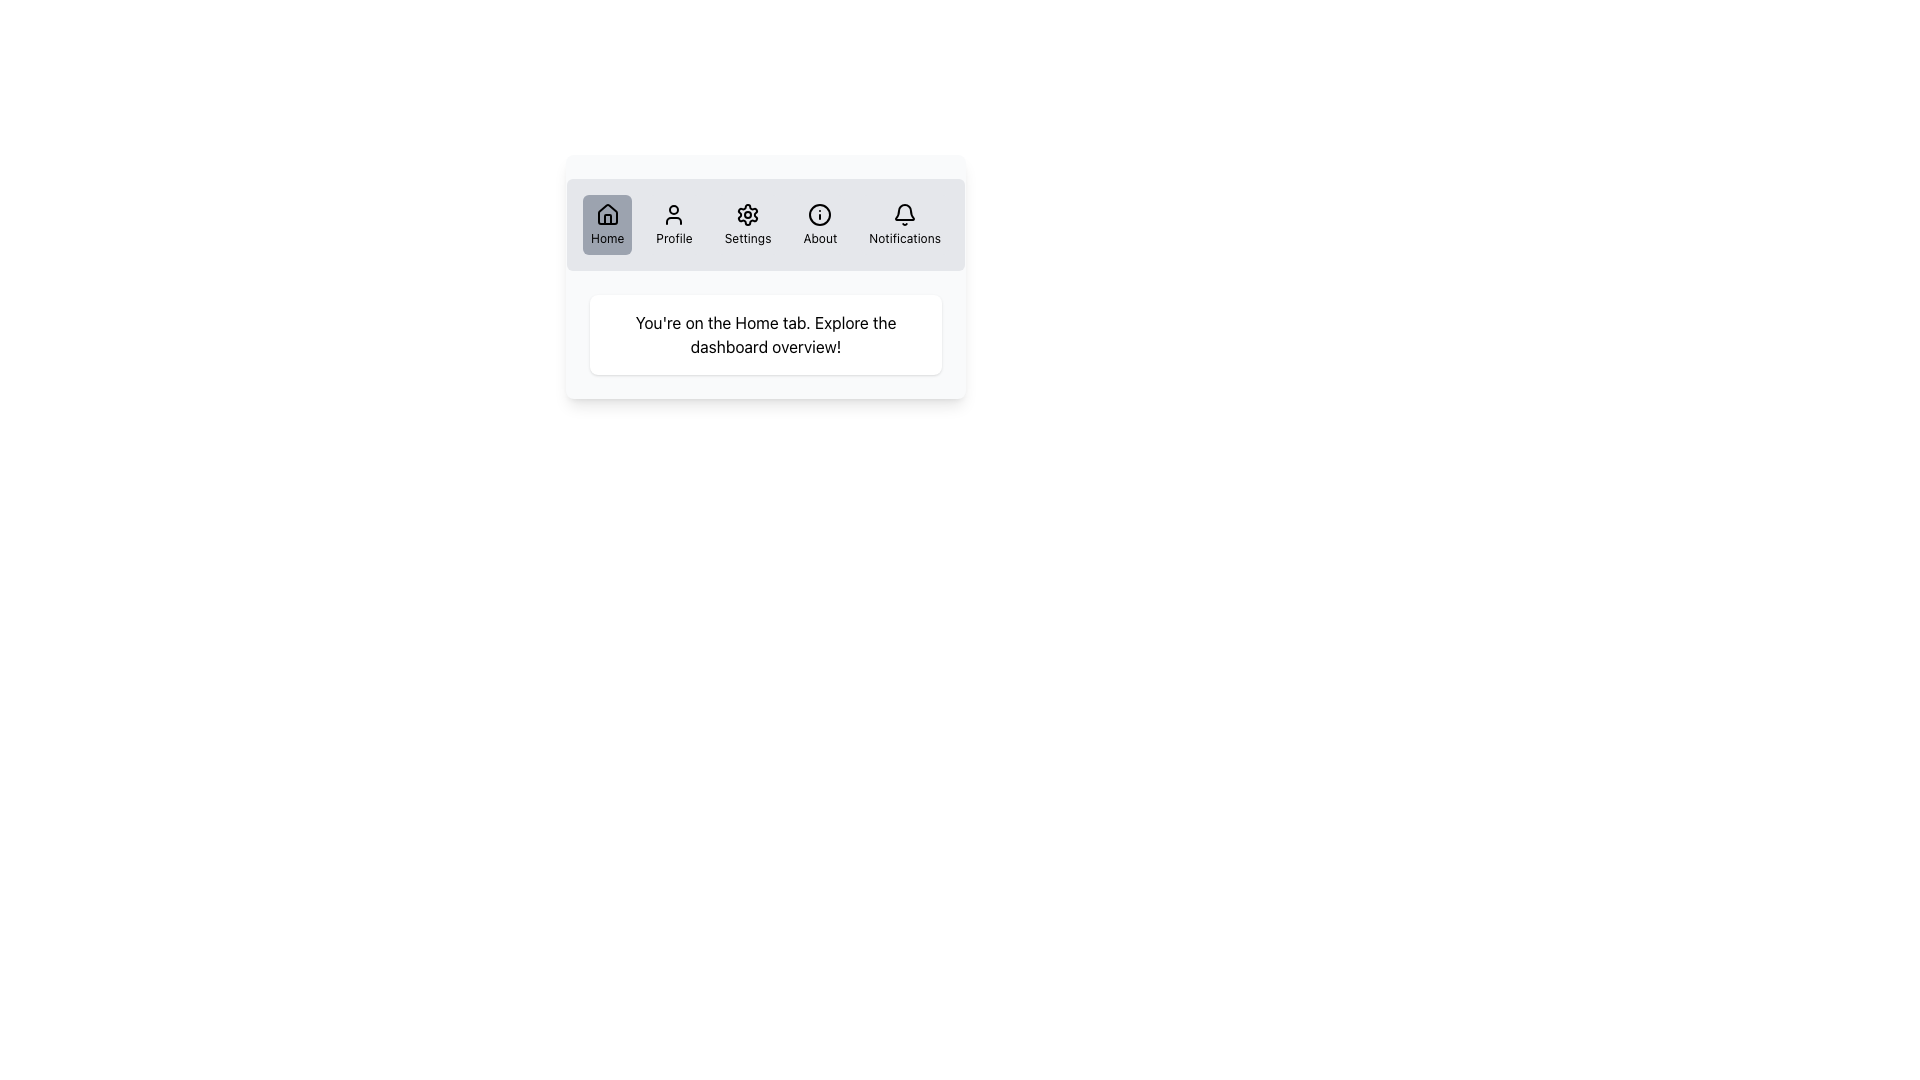 The width and height of the screenshot is (1920, 1080). Describe the element at coordinates (904, 224) in the screenshot. I see `the Notifications button located at the far right of the horizontal navigation menu` at that location.